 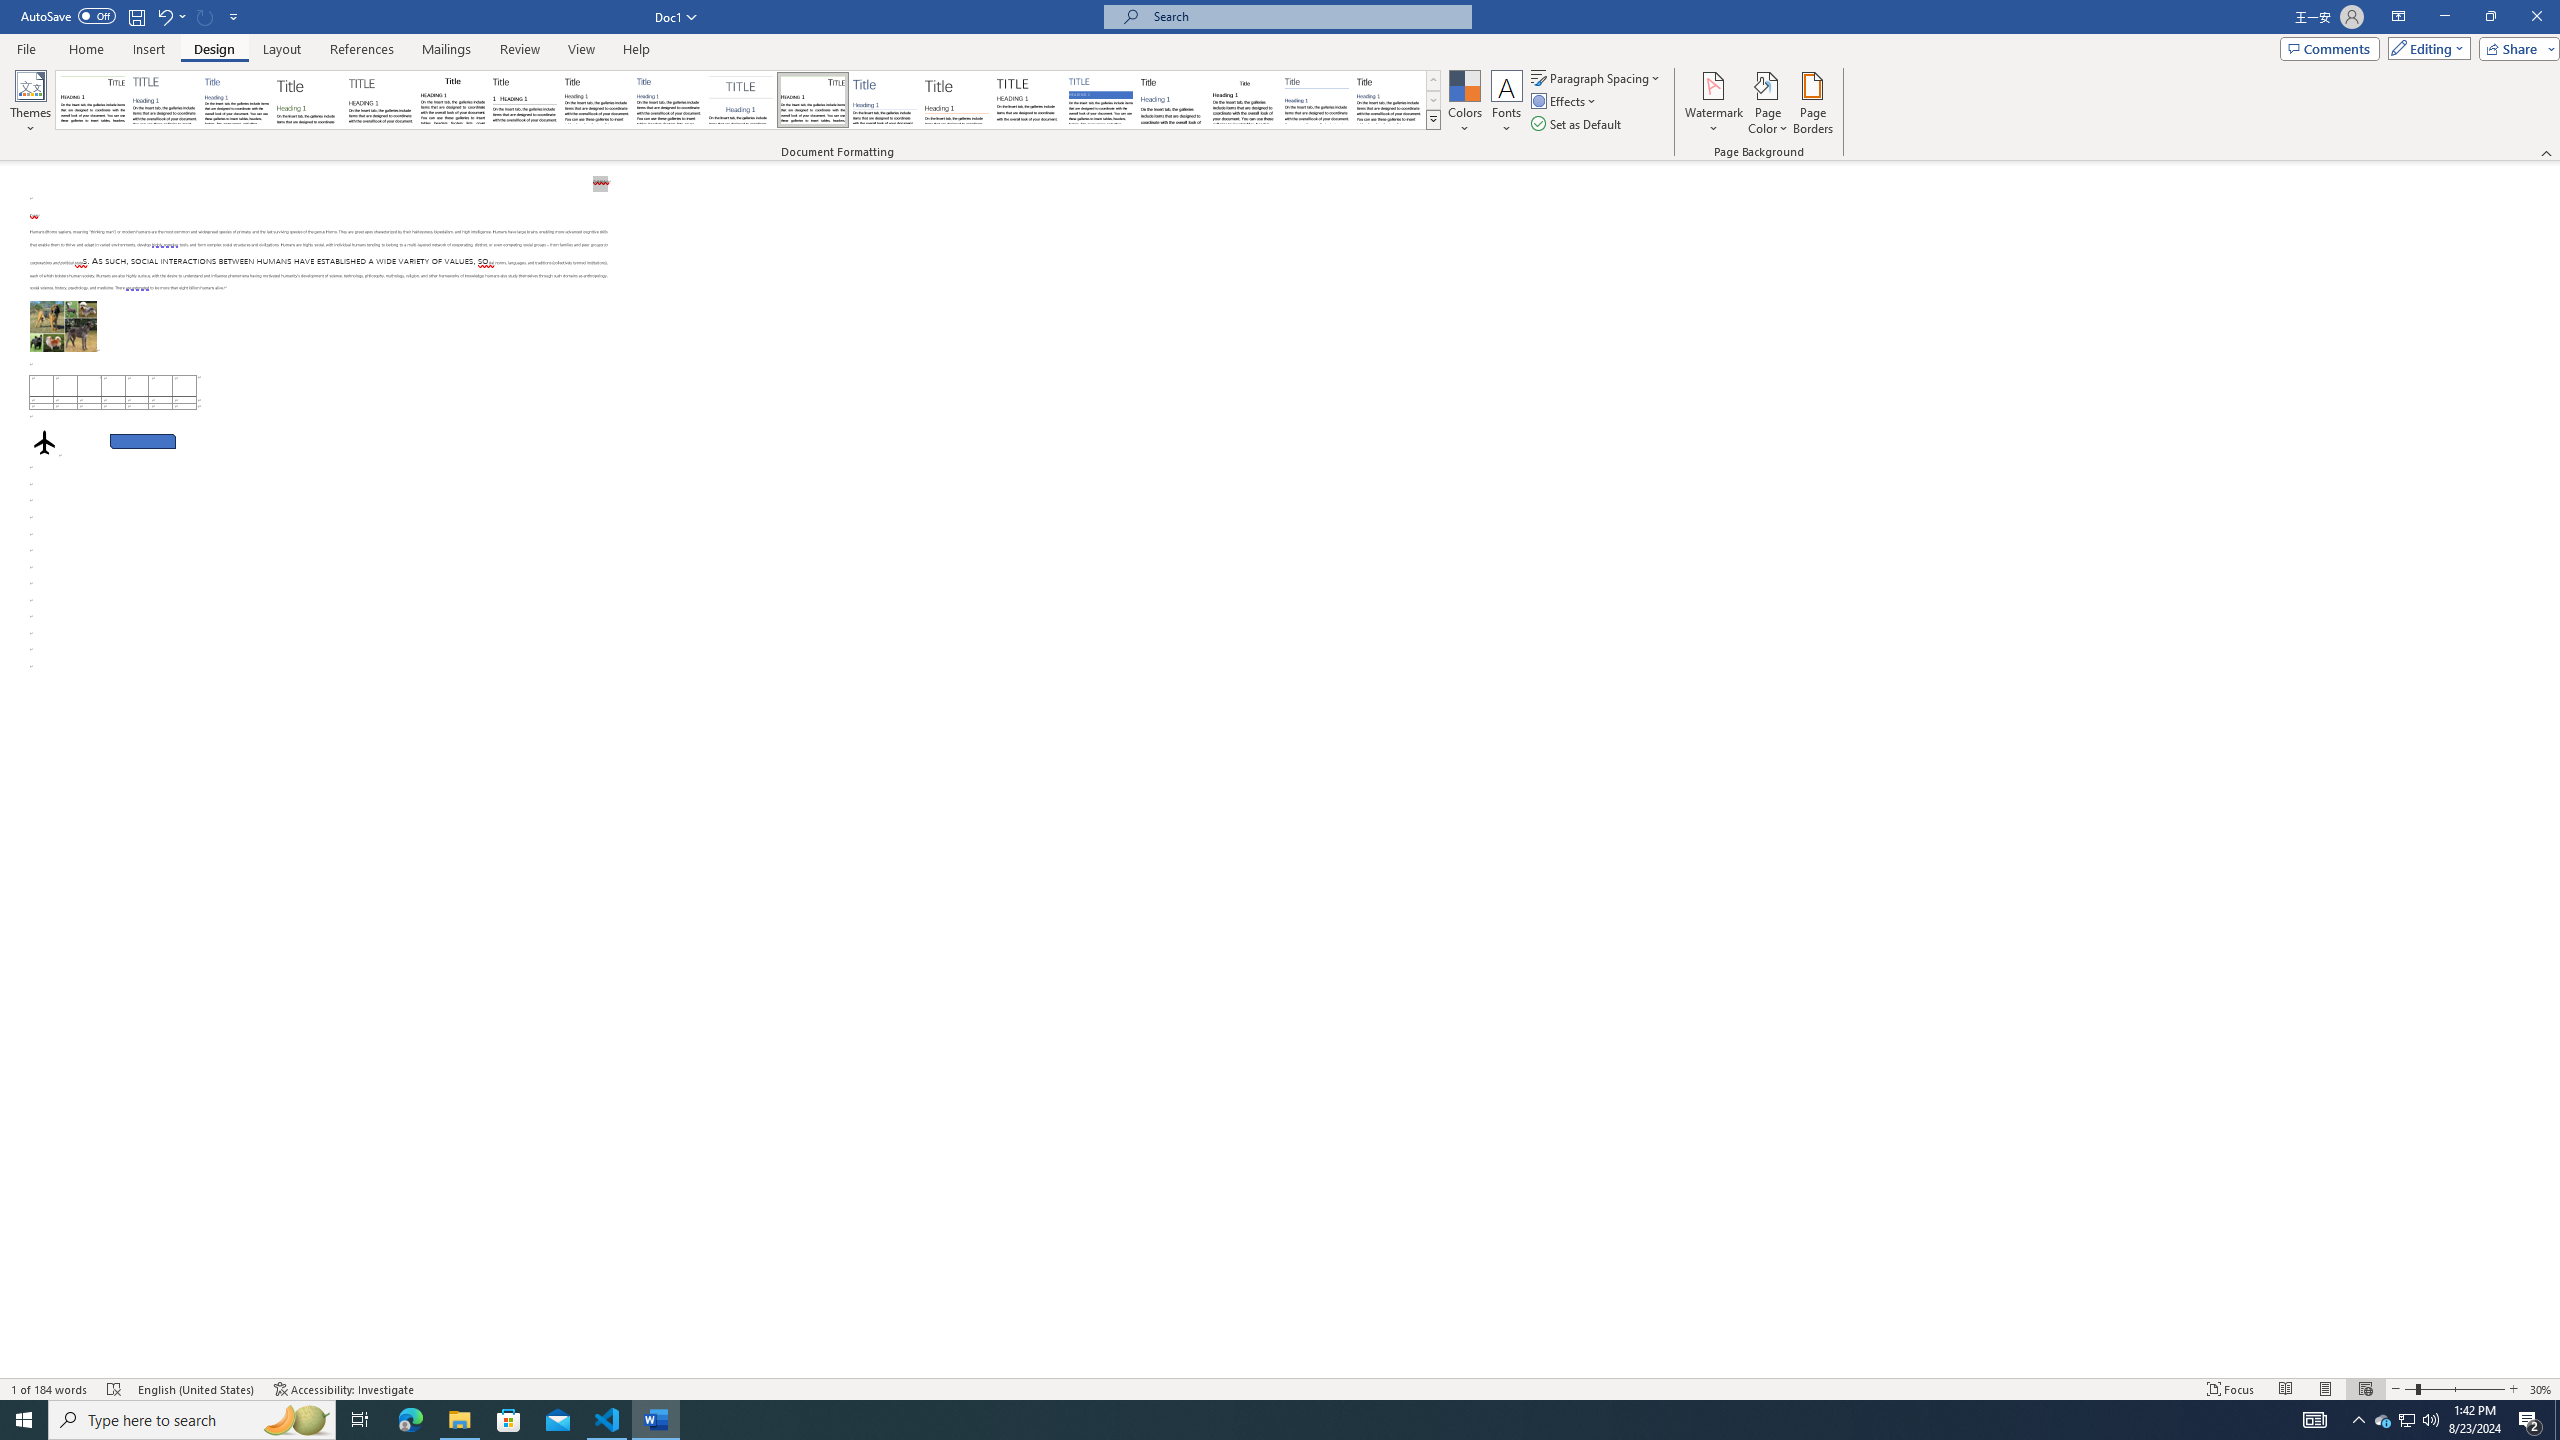 What do you see at coordinates (1813, 103) in the screenshot?
I see `'Page Borders...'` at bounding box center [1813, 103].